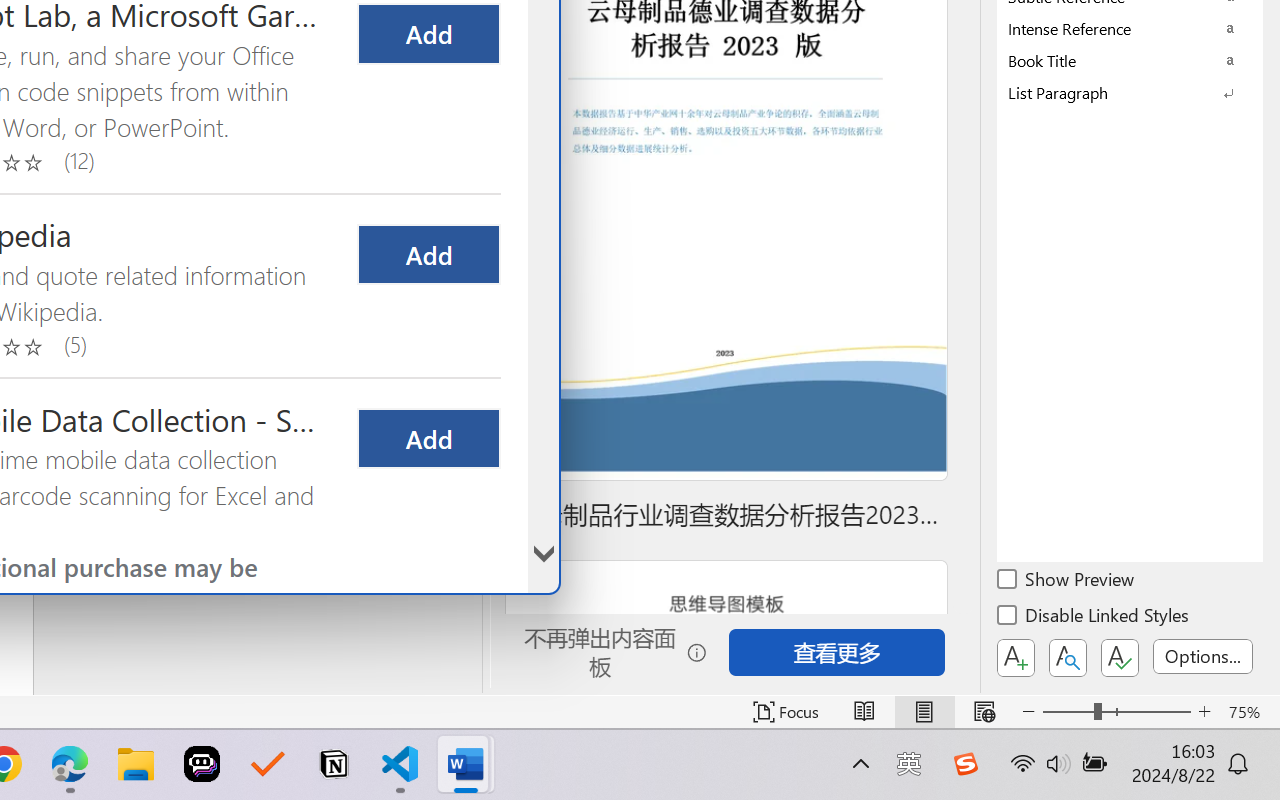 Image resolution: width=1280 pixels, height=800 pixels. I want to click on 'Read Mode', so click(864, 711).